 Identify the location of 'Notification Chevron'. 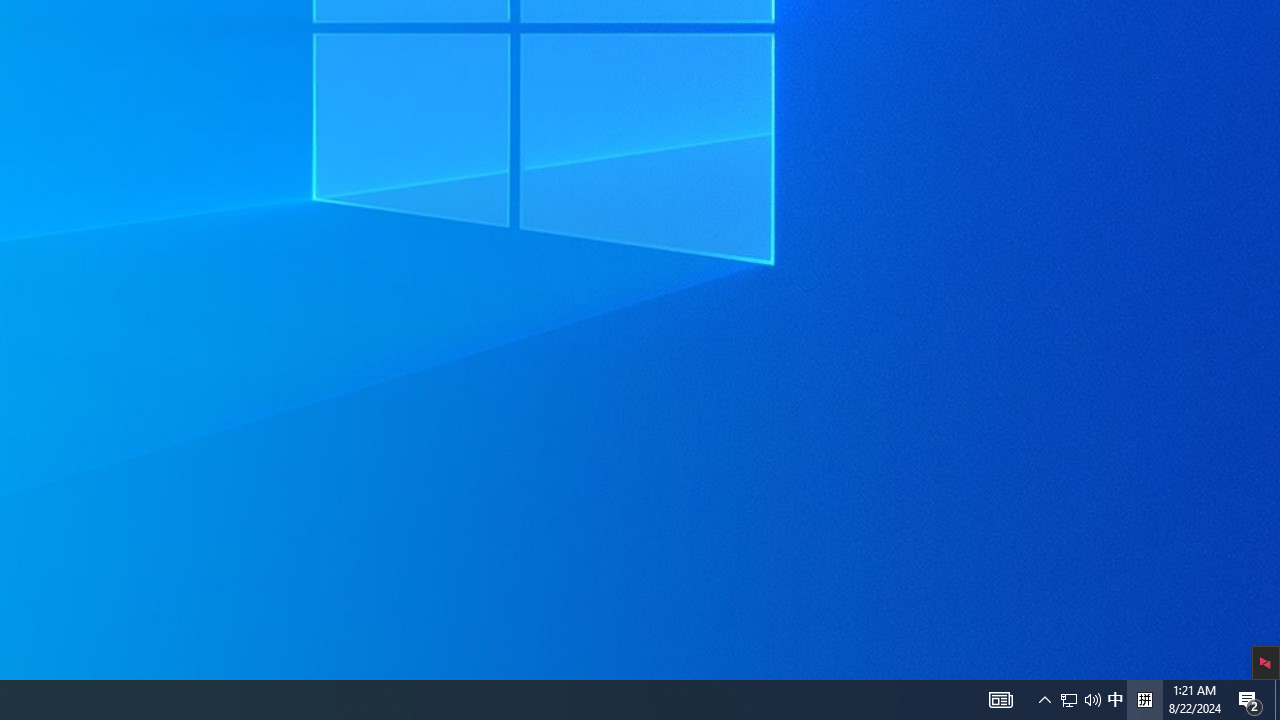
(1068, 698).